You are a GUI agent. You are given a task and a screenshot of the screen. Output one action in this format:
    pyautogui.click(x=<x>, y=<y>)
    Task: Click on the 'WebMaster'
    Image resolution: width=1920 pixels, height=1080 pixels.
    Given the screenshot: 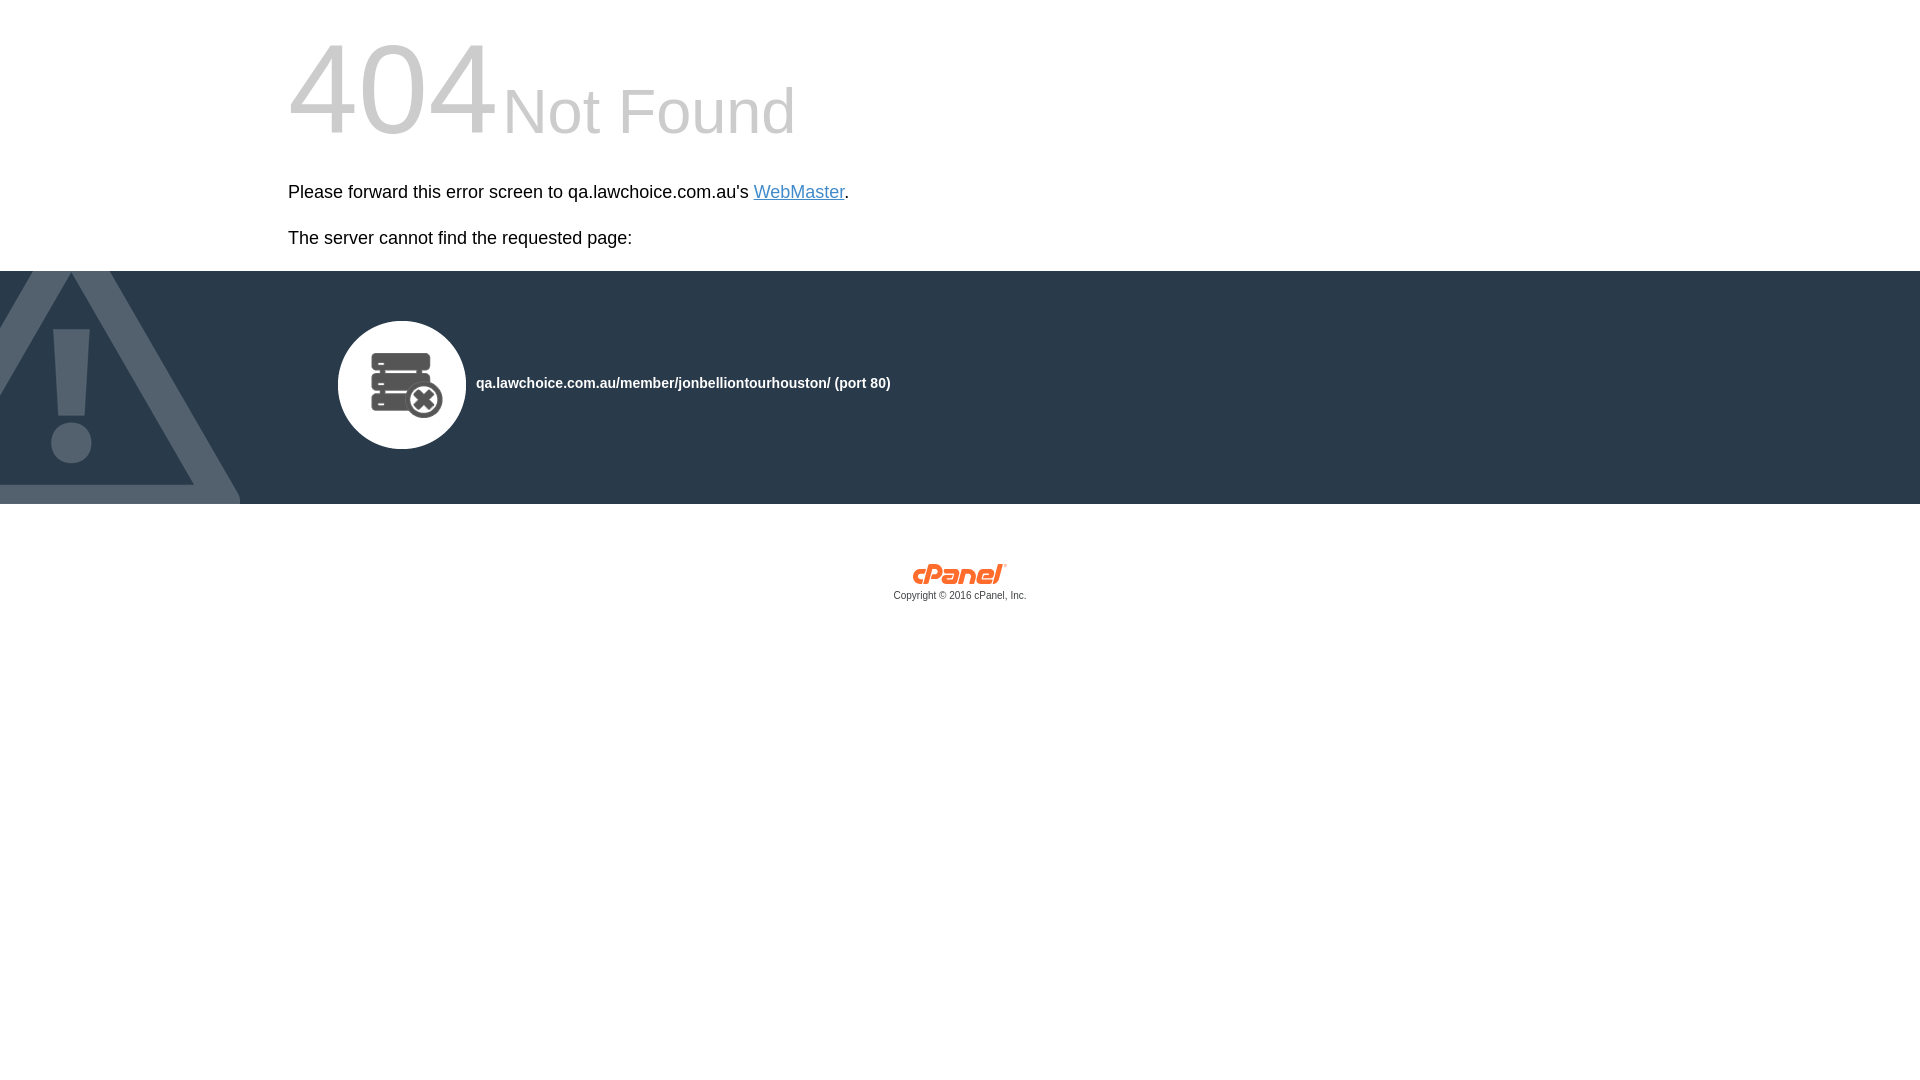 What is the action you would take?
    pyautogui.click(x=798, y=192)
    